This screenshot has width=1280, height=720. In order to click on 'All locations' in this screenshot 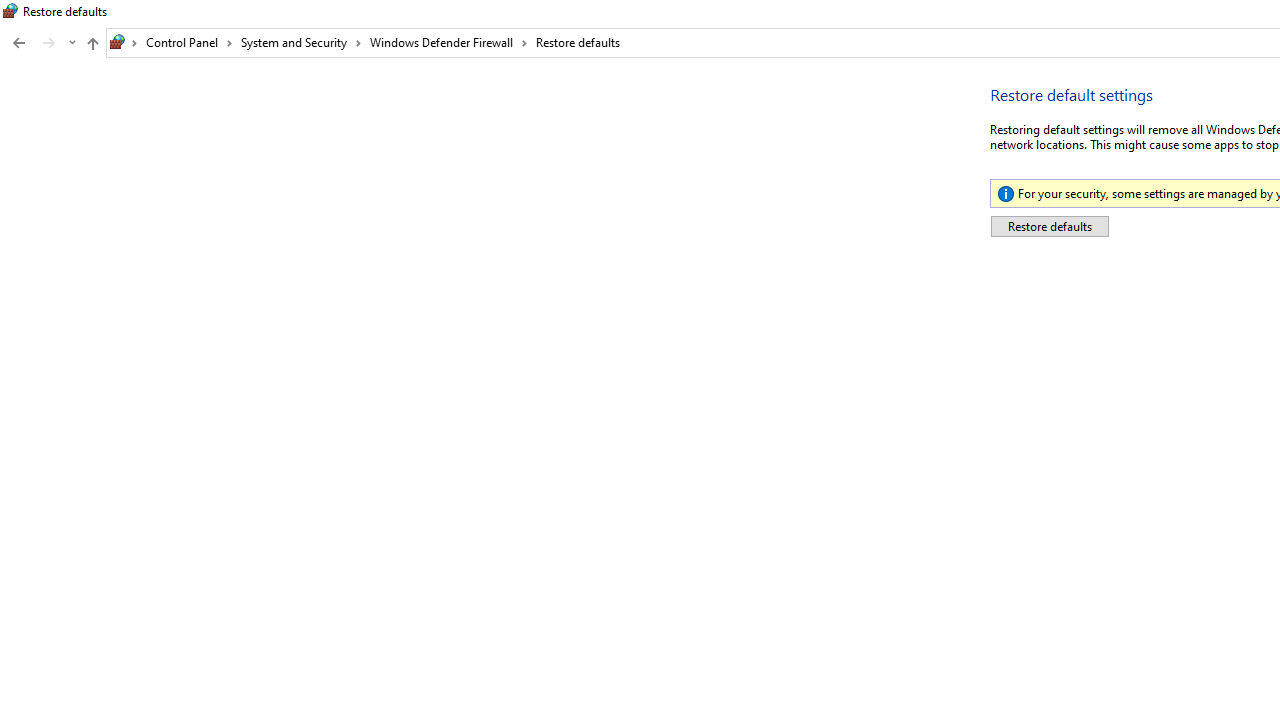, I will do `click(123, 42)`.